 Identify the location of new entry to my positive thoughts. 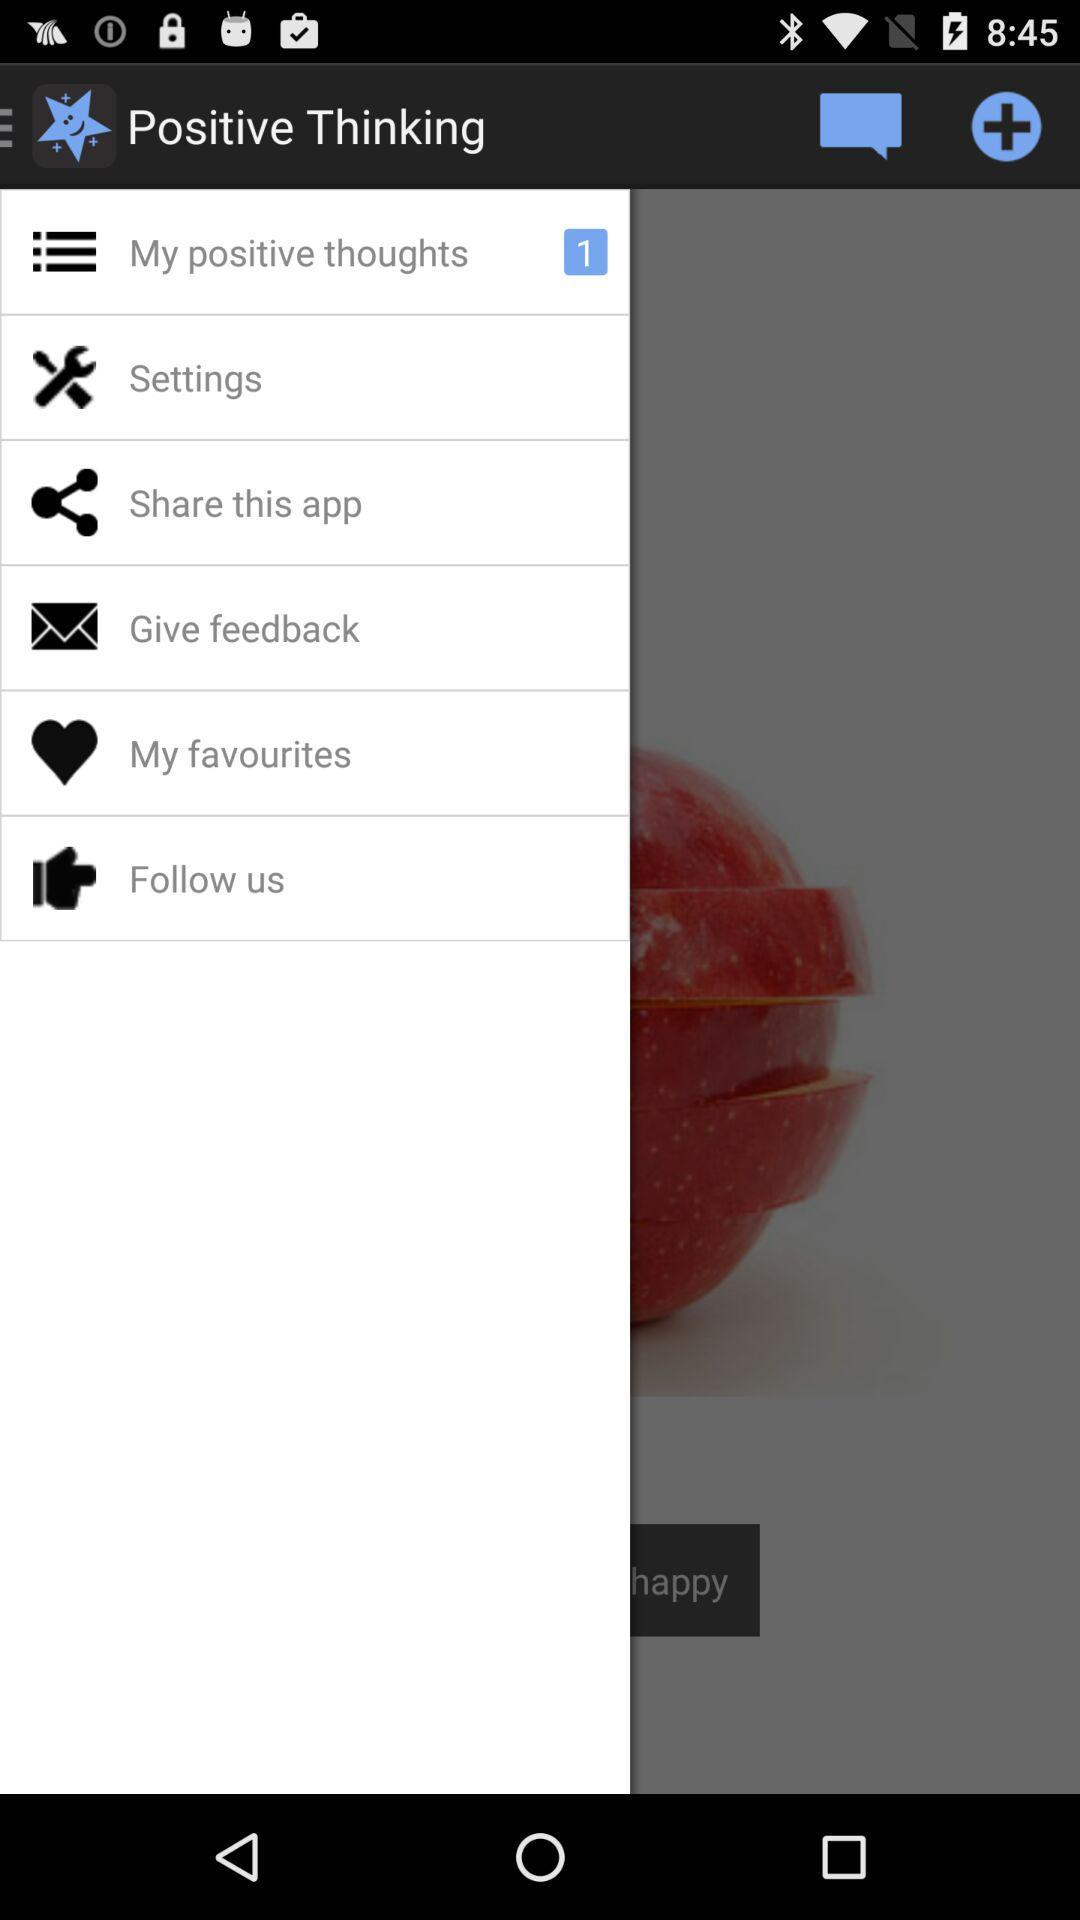
(1006, 124).